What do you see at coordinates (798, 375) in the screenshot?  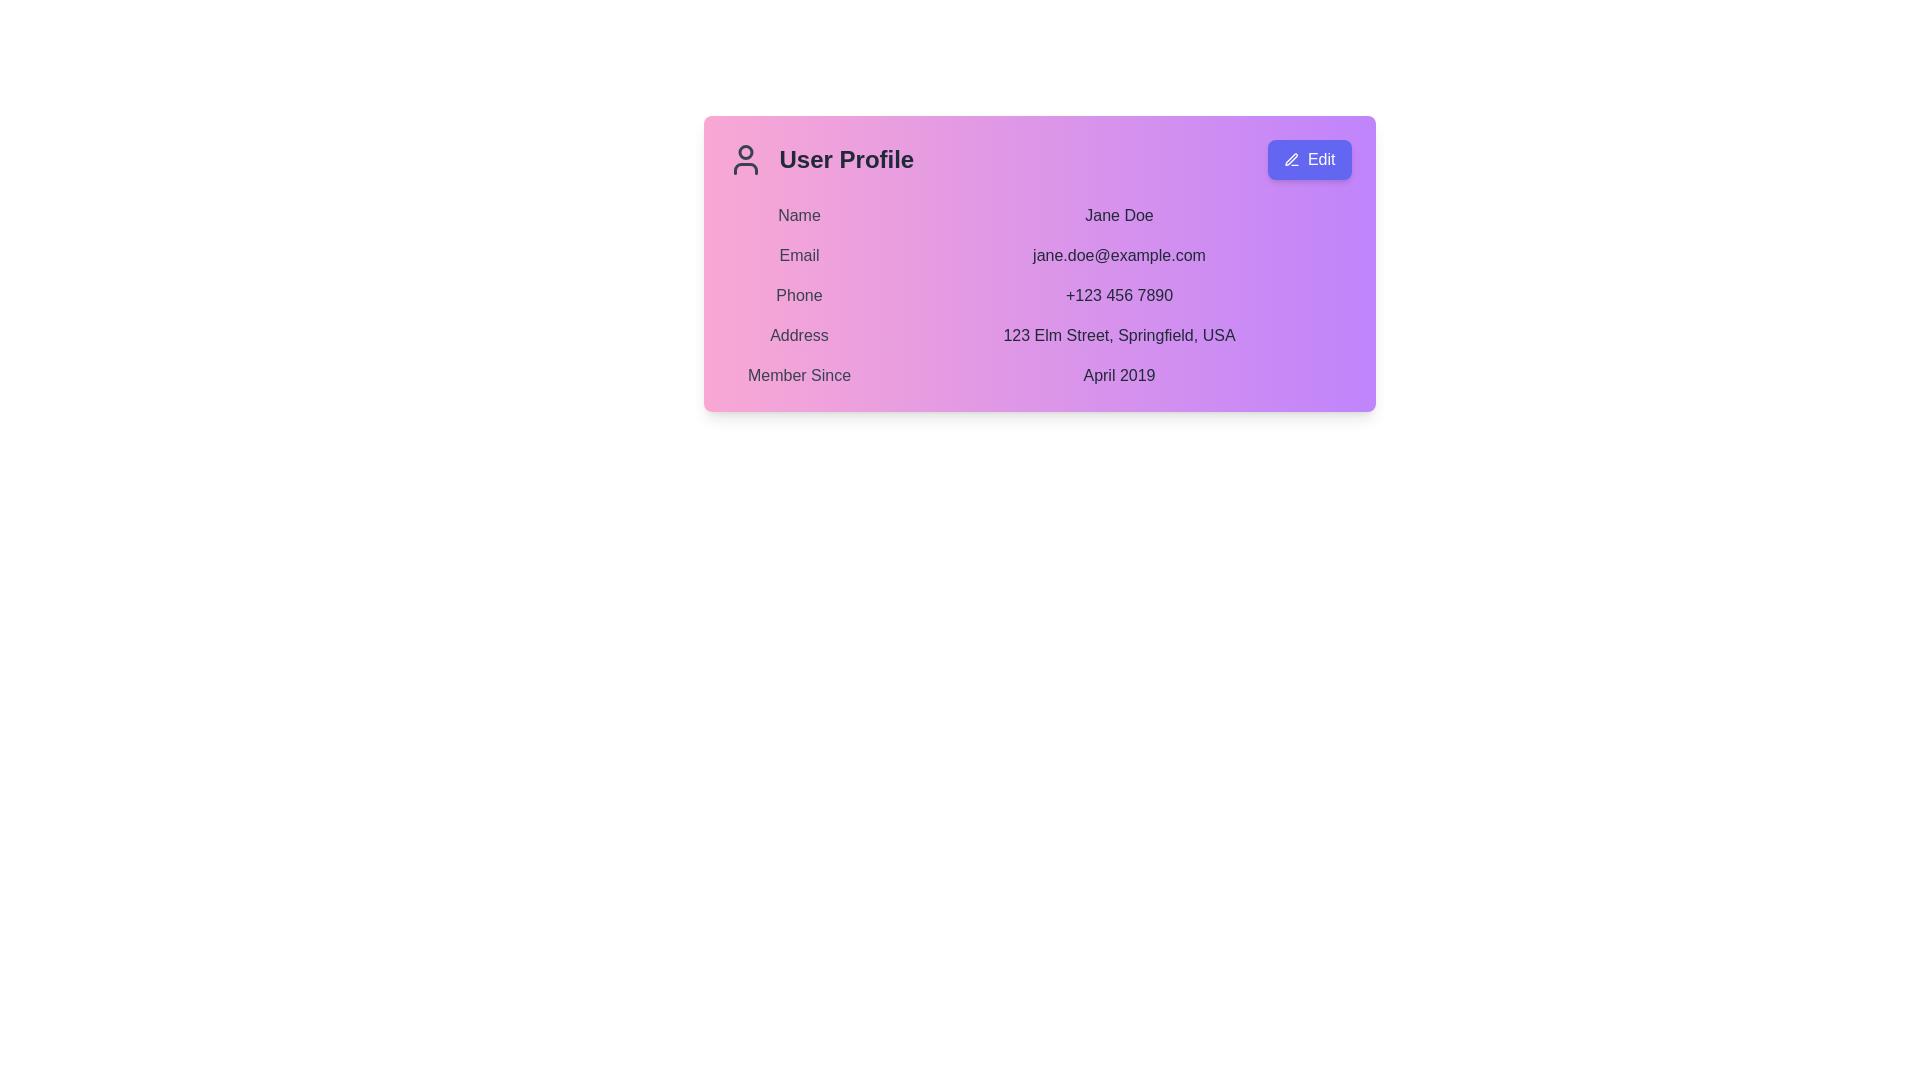 I see `the text label that indicates the membership date, located in the lower-left section of the user profile card, adjacent to 'April 2019'` at bounding box center [798, 375].